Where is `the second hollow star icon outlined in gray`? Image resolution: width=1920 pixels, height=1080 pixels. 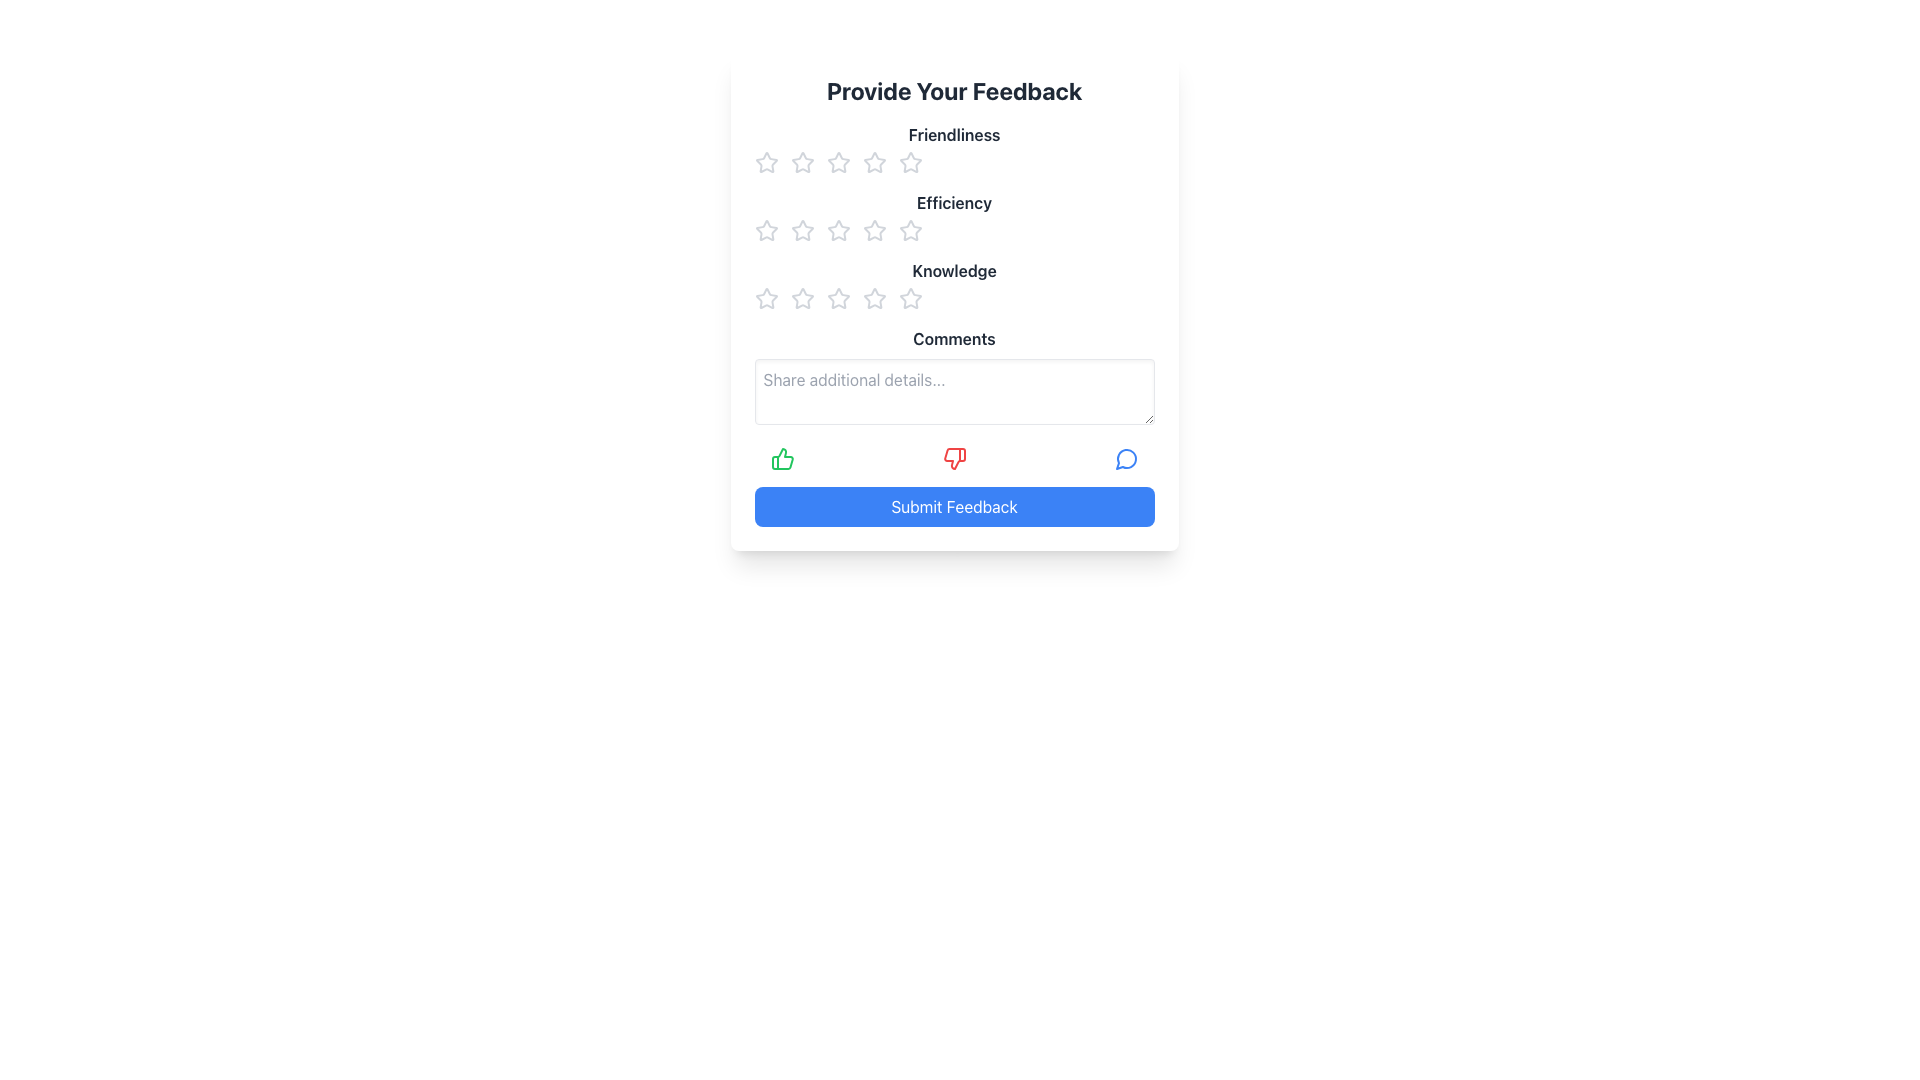 the second hollow star icon outlined in gray is located at coordinates (802, 230).